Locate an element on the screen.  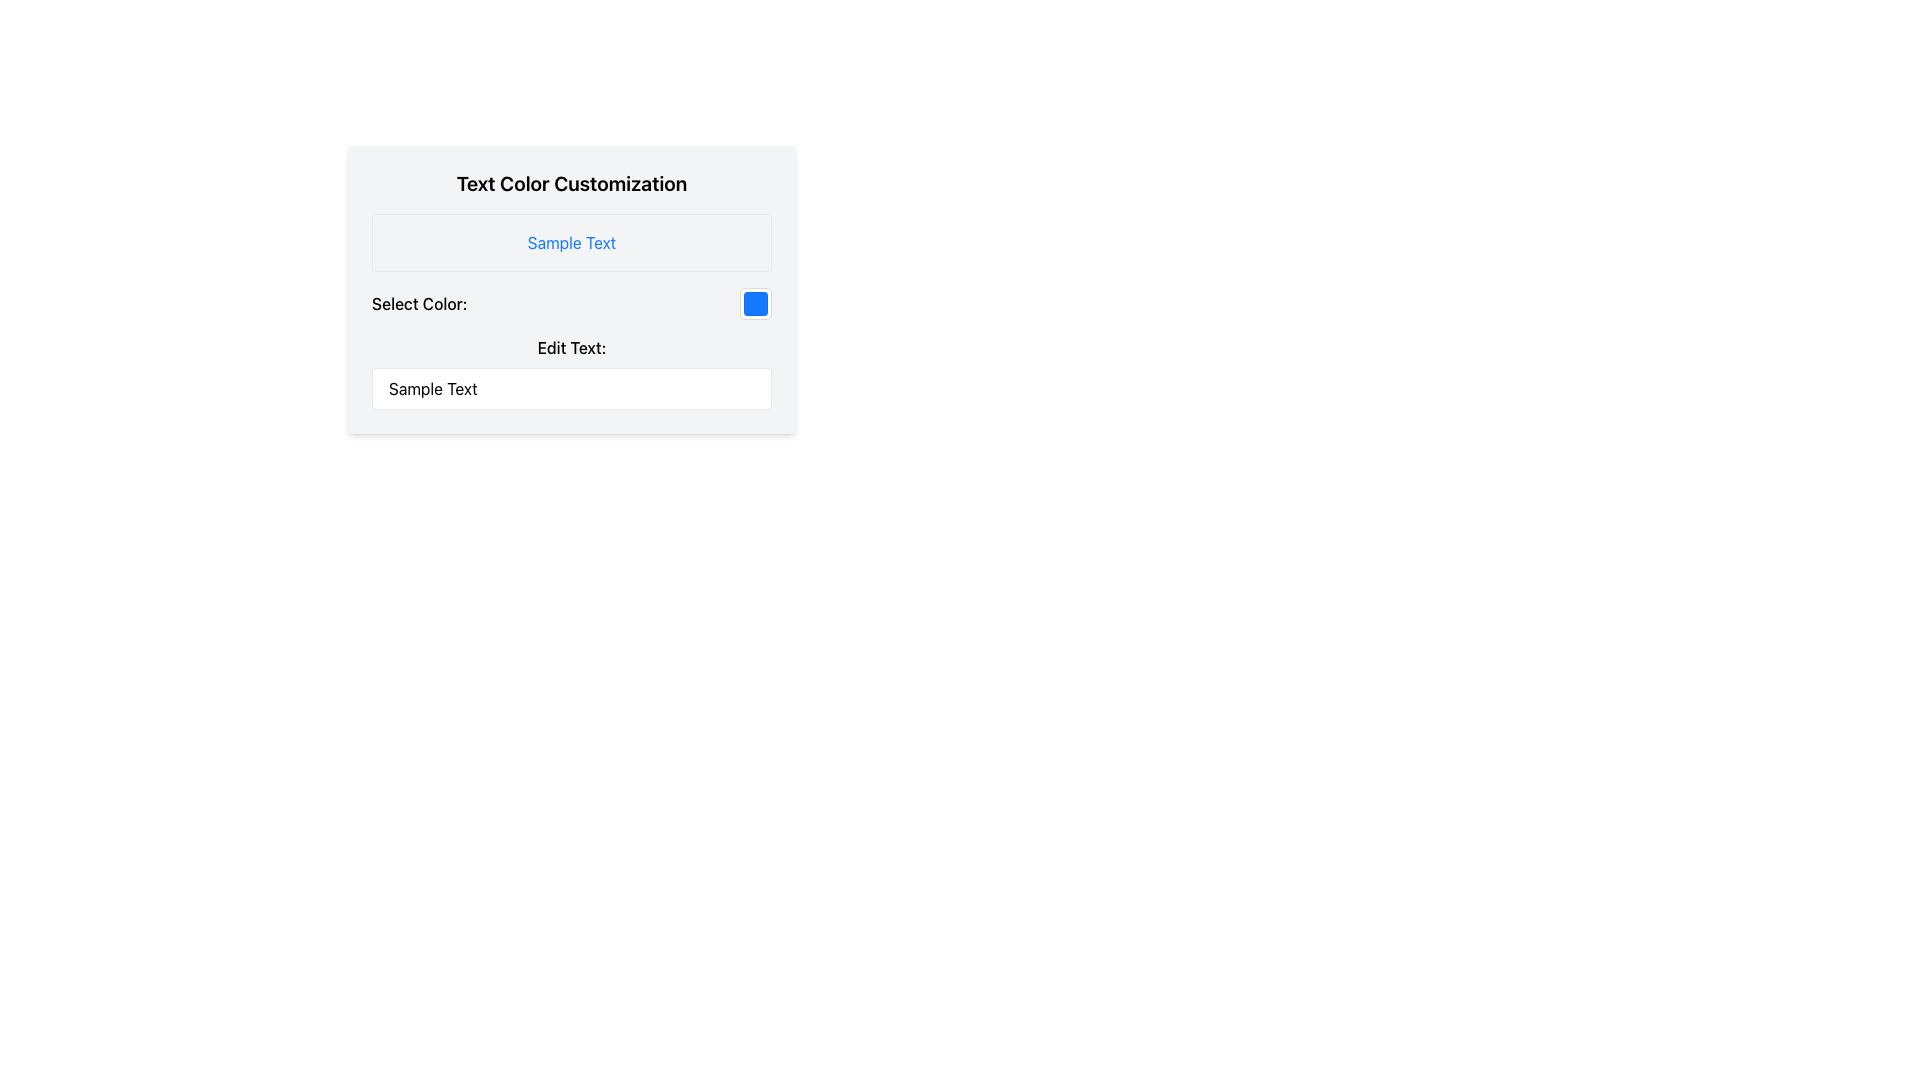
the blue square-shaped color picker trigger element located to the right of the 'Select Color:' label is located at coordinates (754, 304).